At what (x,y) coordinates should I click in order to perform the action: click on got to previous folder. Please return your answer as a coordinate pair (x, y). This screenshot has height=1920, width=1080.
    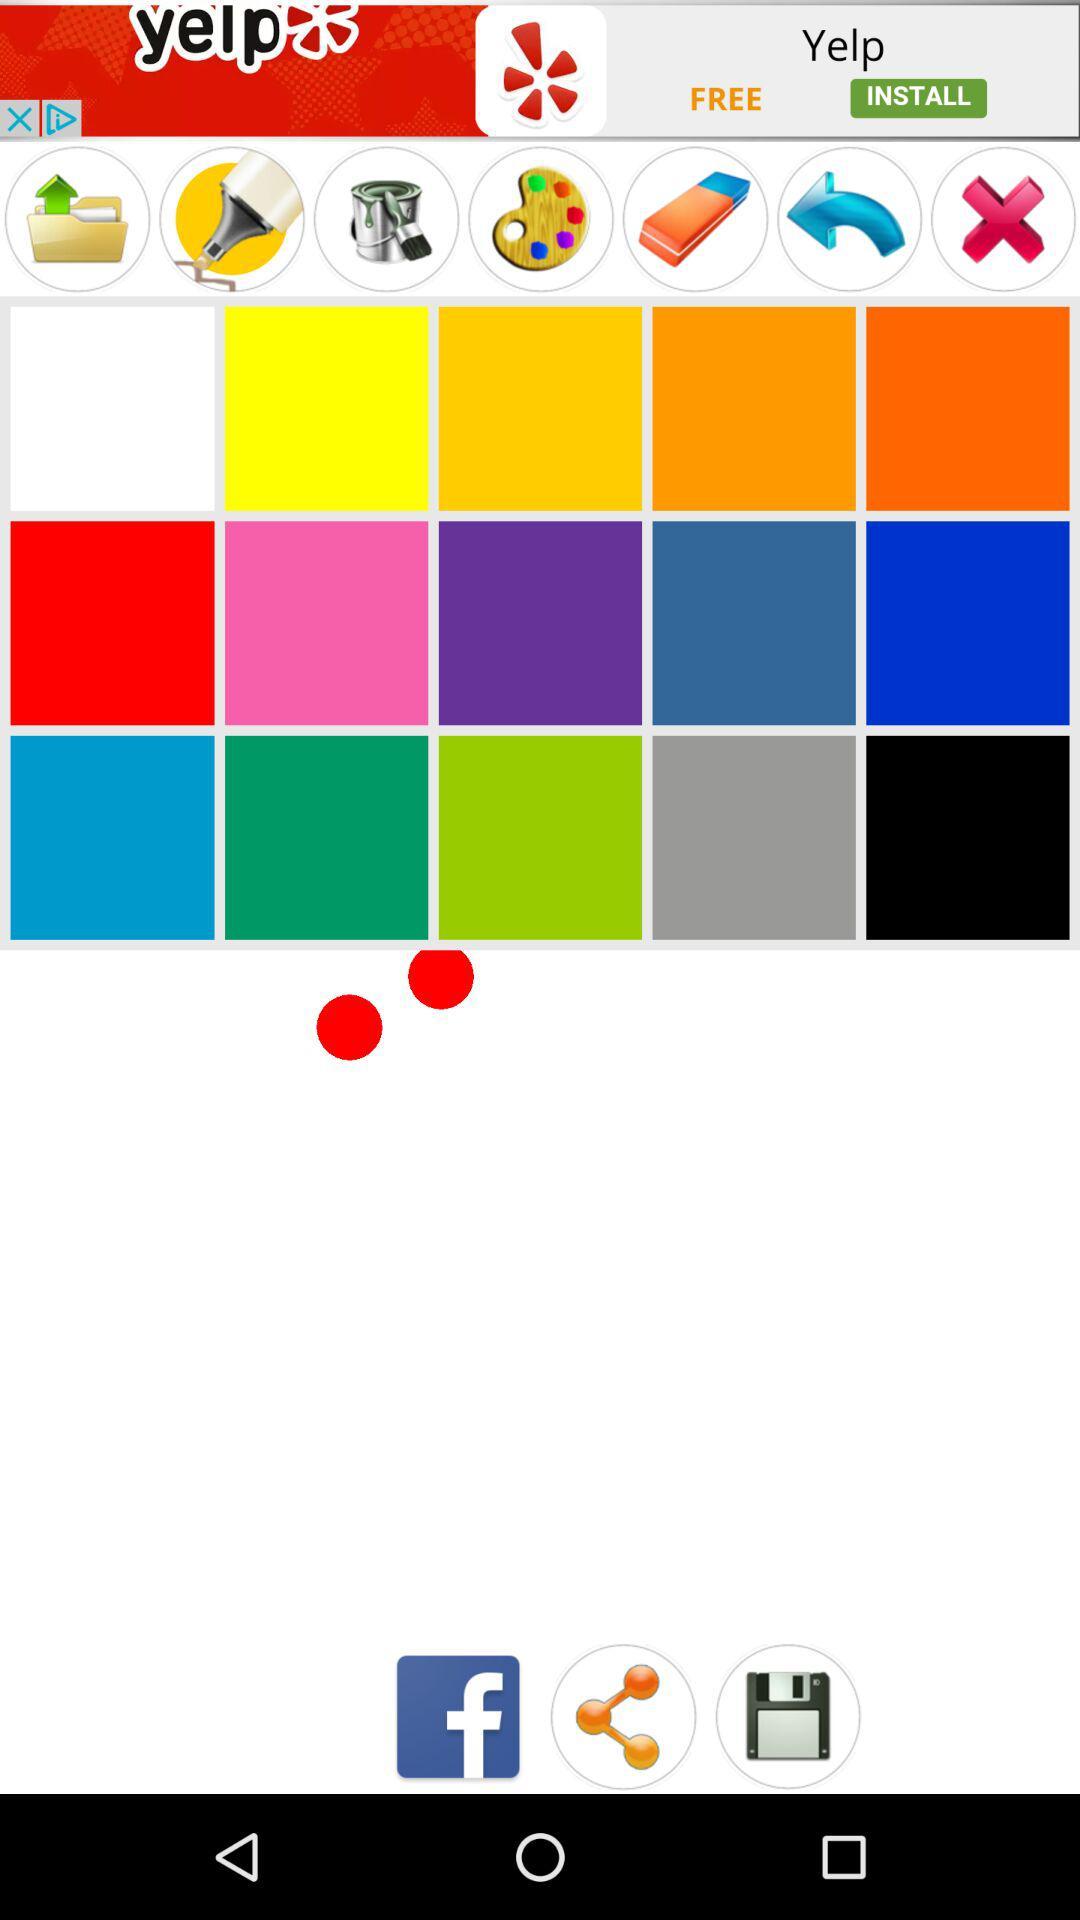
    Looking at the image, I should click on (76, 219).